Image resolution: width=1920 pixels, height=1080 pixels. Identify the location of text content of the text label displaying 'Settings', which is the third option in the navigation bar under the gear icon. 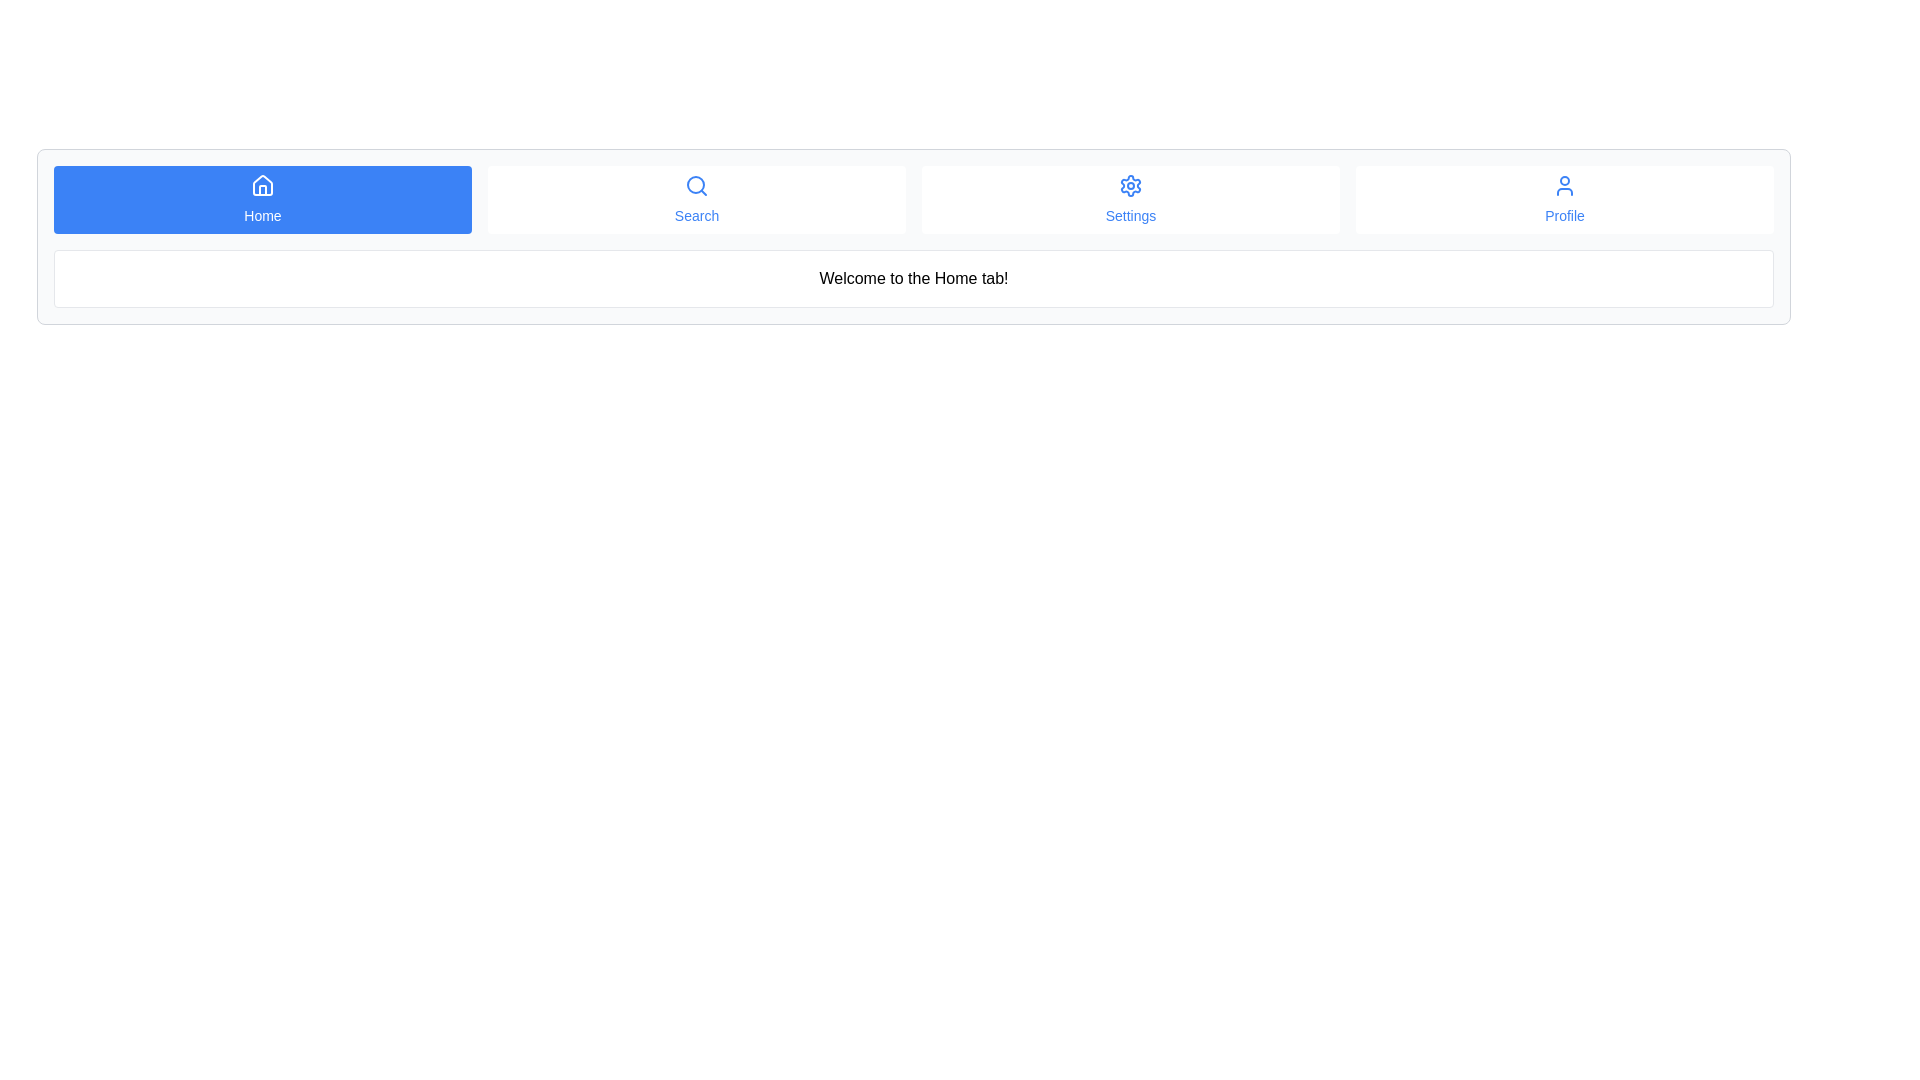
(1131, 216).